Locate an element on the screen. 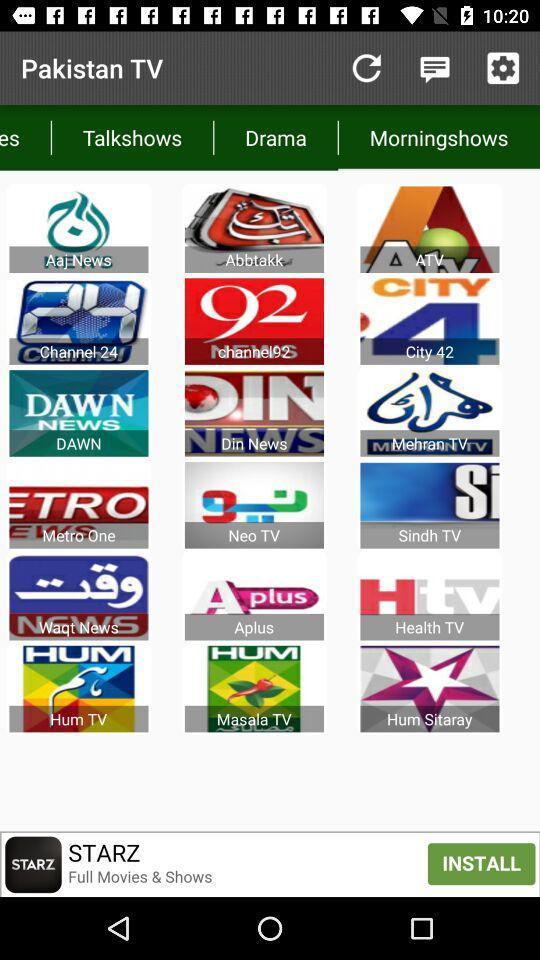  settings button is located at coordinates (502, 68).